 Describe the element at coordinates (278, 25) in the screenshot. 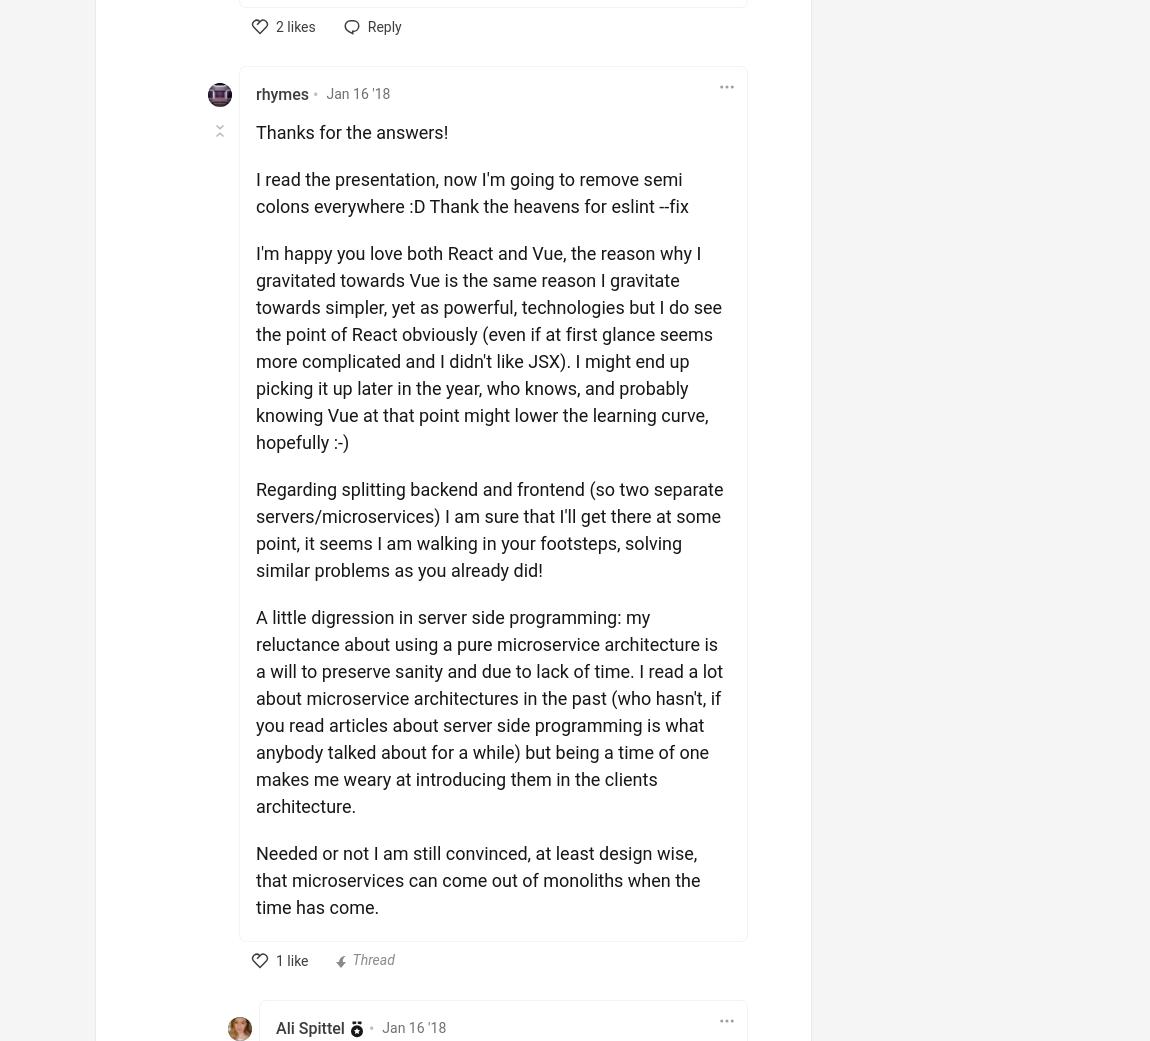

I see `'2'` at that location.